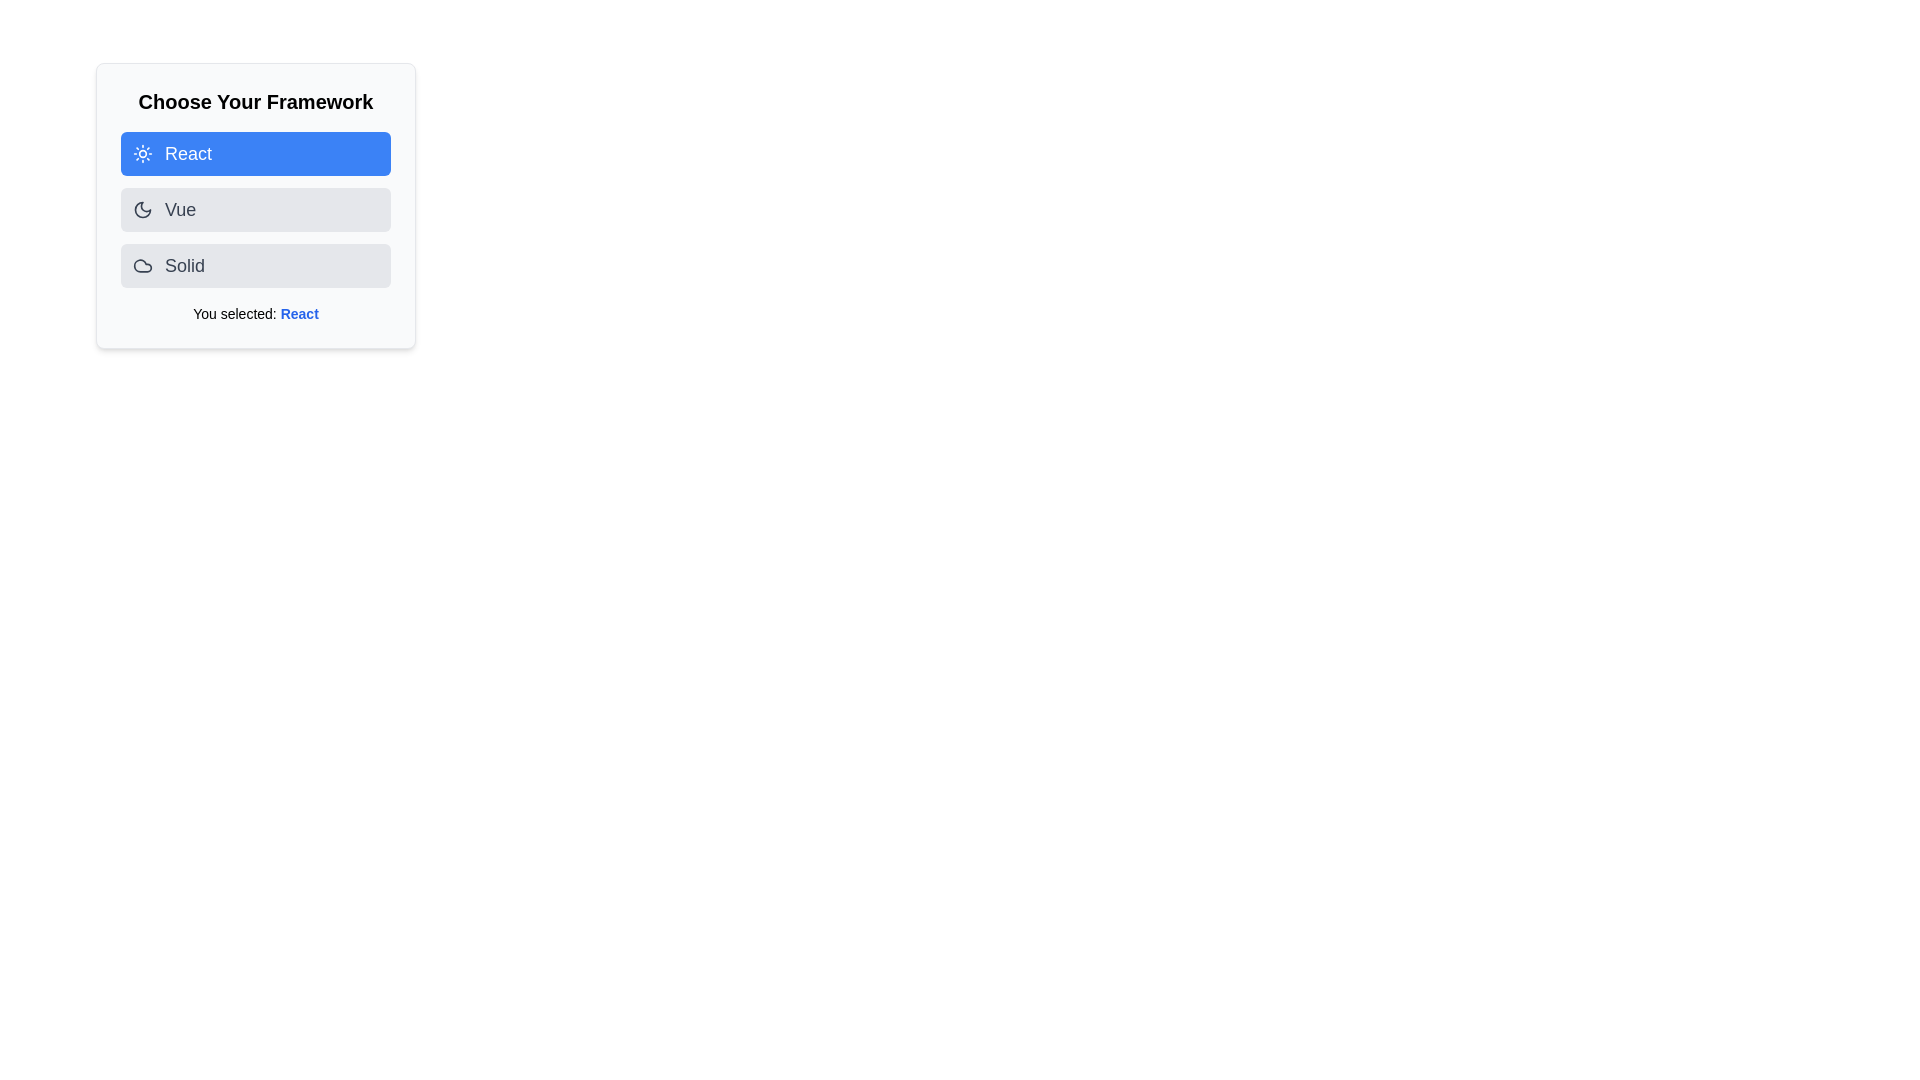  What do you see at coordinates (142, 265) in the screenshot?
I see `the icon representing the 'Solid' framework located in the middle right of the card, specifically in the third button slot` at bounding box center [142, 265].